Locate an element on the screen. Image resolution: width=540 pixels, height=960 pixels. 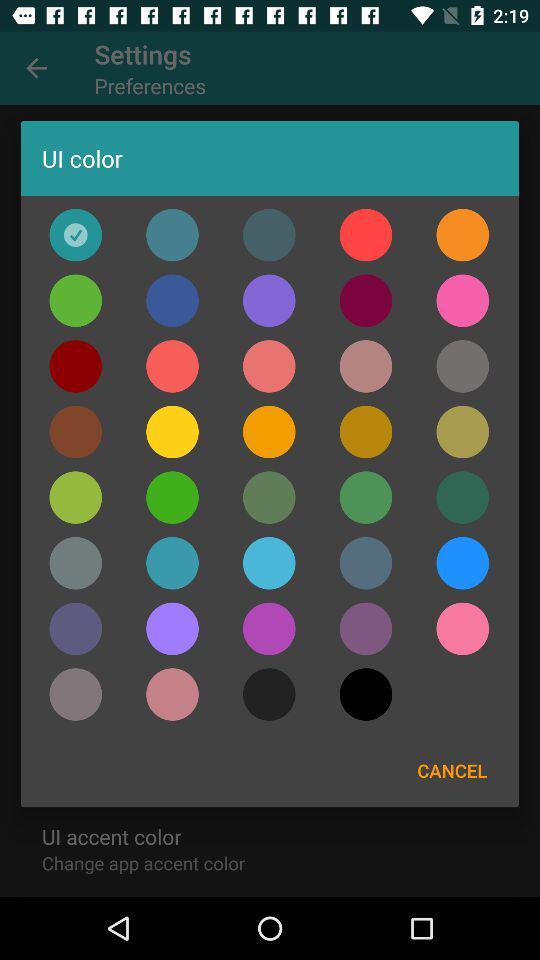
the color is located at coordinates (74, 432).